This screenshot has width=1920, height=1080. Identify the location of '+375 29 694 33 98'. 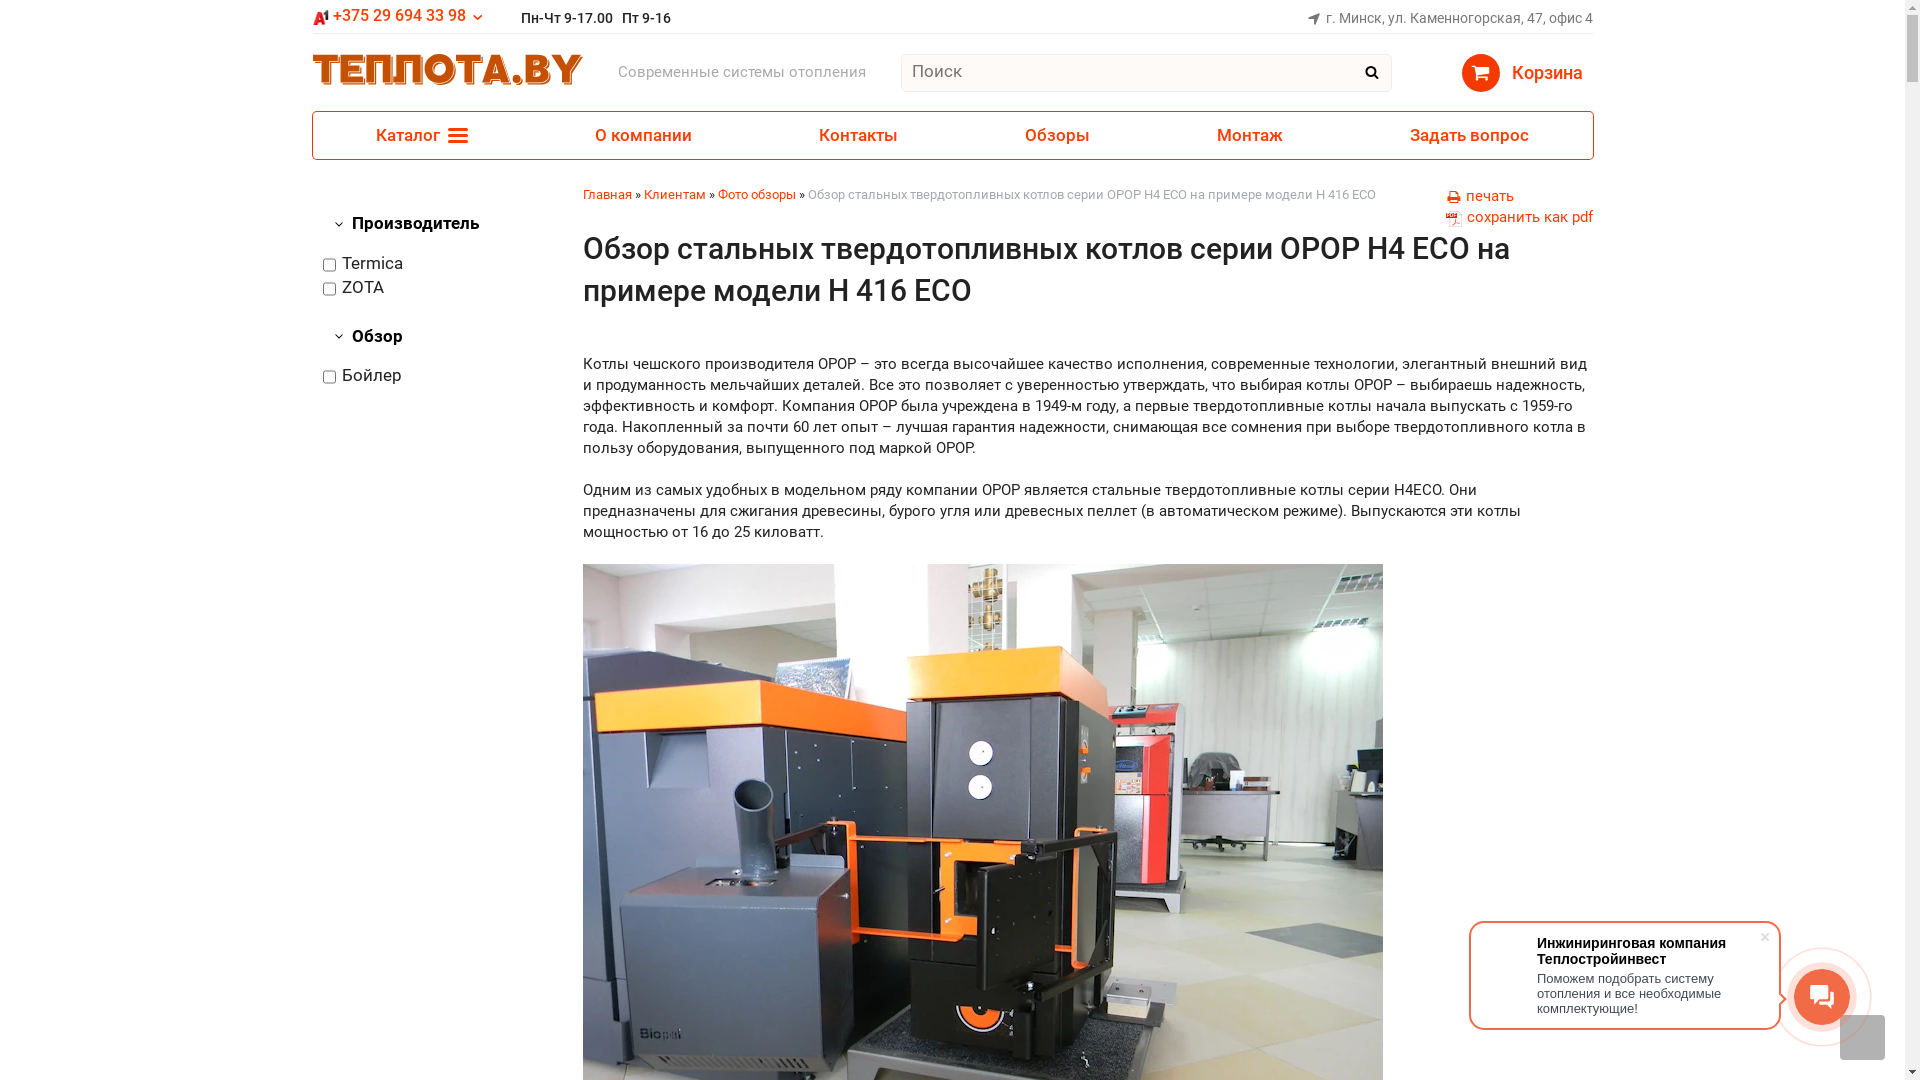
(398, 15).